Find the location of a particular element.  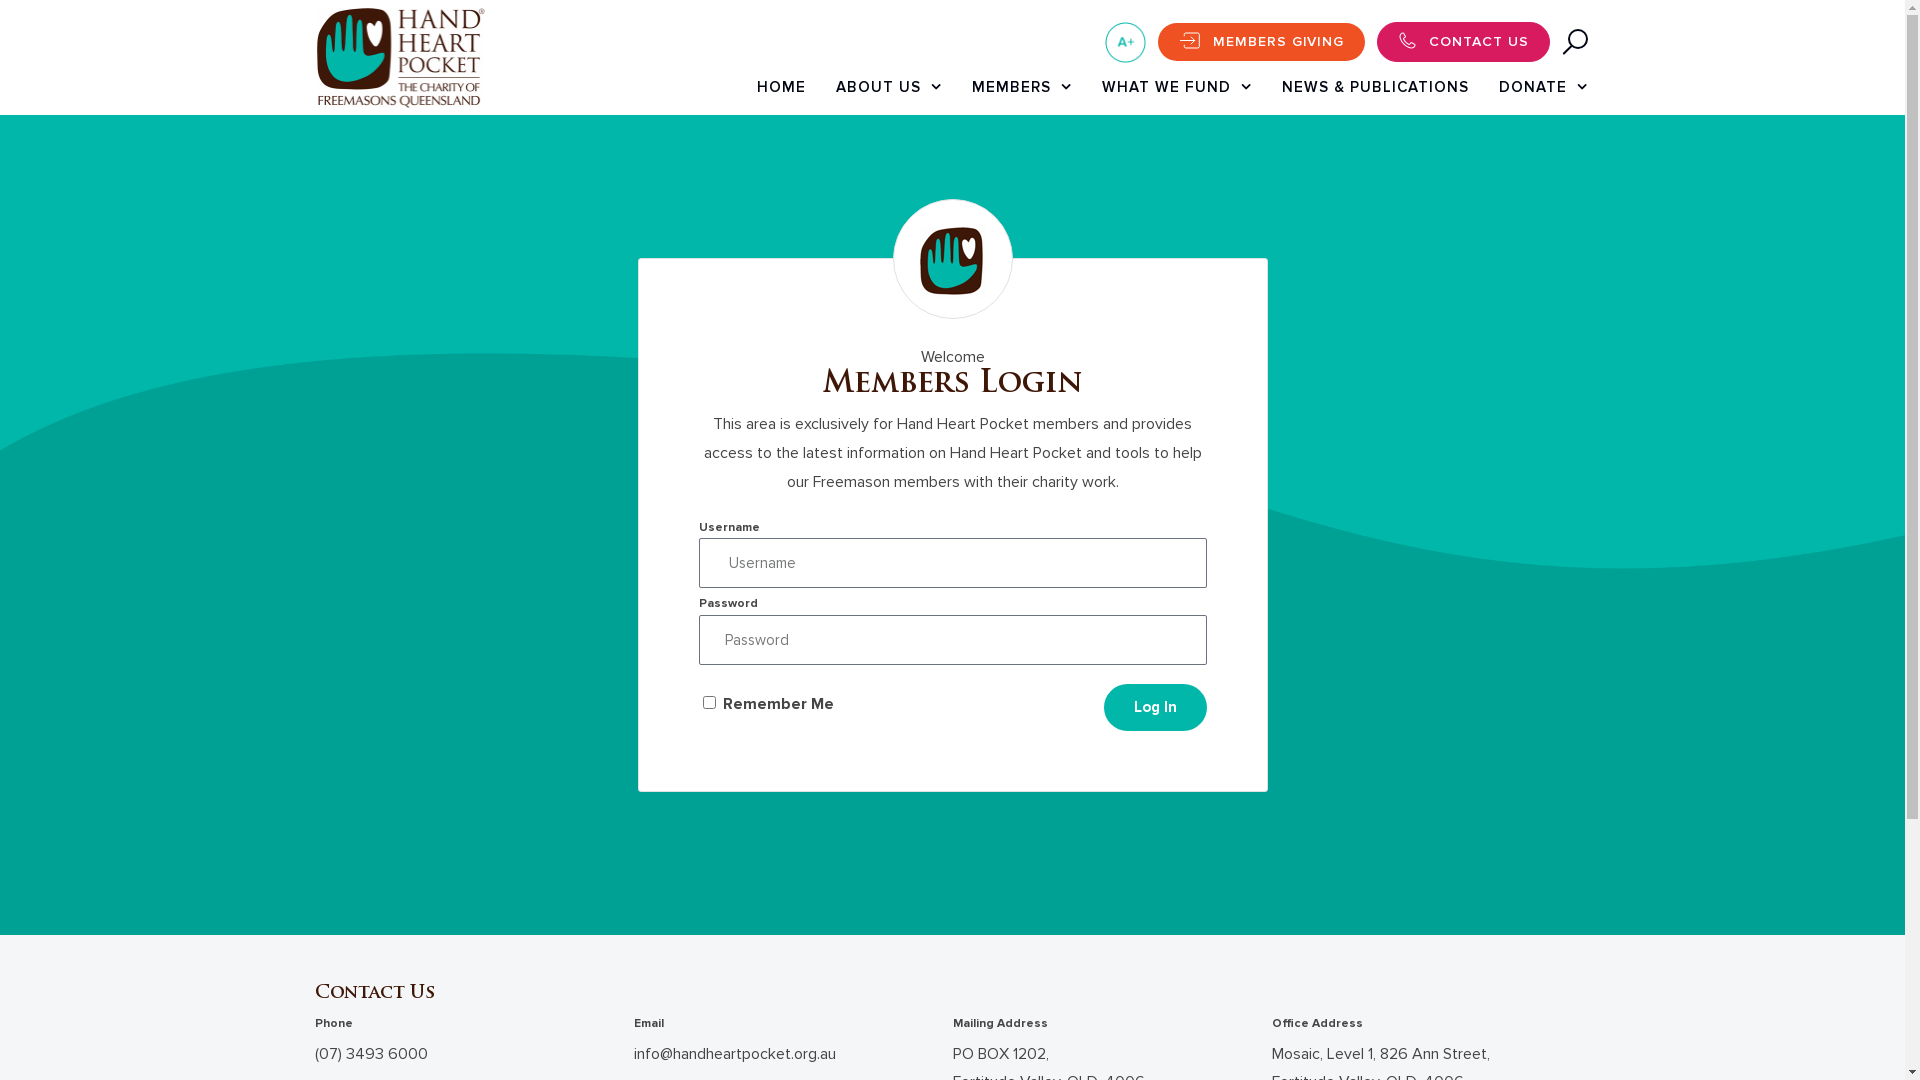

'MEMBERS GIVING' is located at coordinates (1260, 41).